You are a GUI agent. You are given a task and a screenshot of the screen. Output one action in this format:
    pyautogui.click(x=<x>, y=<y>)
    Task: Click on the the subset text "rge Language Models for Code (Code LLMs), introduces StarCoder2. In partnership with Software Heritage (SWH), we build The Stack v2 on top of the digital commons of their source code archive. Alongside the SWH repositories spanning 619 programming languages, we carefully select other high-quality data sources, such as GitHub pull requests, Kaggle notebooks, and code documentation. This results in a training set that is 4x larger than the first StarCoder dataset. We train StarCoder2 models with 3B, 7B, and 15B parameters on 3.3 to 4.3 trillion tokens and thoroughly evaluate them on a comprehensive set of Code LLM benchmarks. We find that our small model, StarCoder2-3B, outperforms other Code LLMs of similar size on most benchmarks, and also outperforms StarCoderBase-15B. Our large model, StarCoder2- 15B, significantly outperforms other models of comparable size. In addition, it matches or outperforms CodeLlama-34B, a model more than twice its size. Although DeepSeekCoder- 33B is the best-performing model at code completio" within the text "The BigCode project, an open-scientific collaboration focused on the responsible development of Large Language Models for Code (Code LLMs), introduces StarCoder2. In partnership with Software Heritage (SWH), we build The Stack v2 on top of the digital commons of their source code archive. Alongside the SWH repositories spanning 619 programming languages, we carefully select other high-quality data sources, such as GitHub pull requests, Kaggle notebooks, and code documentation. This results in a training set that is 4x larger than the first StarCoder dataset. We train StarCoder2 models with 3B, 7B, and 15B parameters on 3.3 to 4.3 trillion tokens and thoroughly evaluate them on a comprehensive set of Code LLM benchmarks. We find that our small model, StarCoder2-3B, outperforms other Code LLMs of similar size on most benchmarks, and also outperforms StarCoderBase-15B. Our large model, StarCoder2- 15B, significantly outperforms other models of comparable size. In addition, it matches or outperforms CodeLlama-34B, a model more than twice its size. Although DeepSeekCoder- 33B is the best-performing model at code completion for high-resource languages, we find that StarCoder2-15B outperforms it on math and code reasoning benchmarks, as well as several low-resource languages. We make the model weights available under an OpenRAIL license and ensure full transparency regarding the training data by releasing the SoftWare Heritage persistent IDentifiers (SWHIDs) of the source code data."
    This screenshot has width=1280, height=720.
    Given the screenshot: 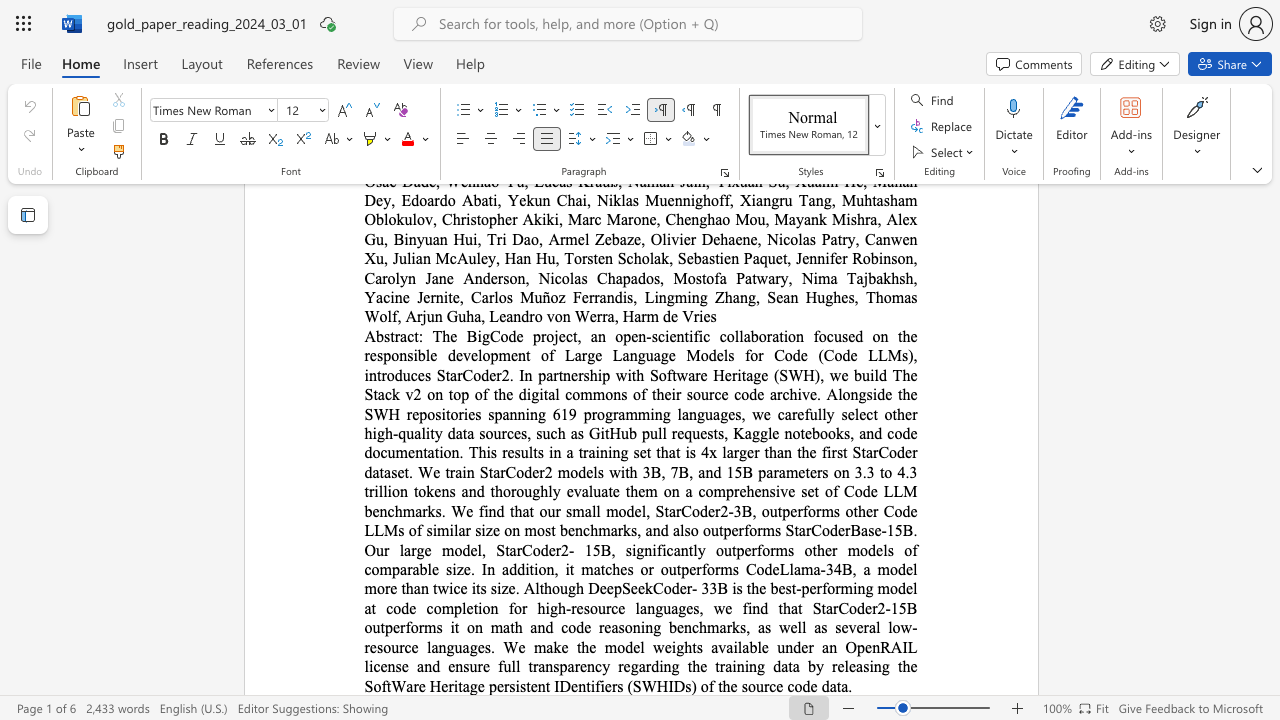 What is the action you would take?
    pyautogui.click(x=580, y=354)
    